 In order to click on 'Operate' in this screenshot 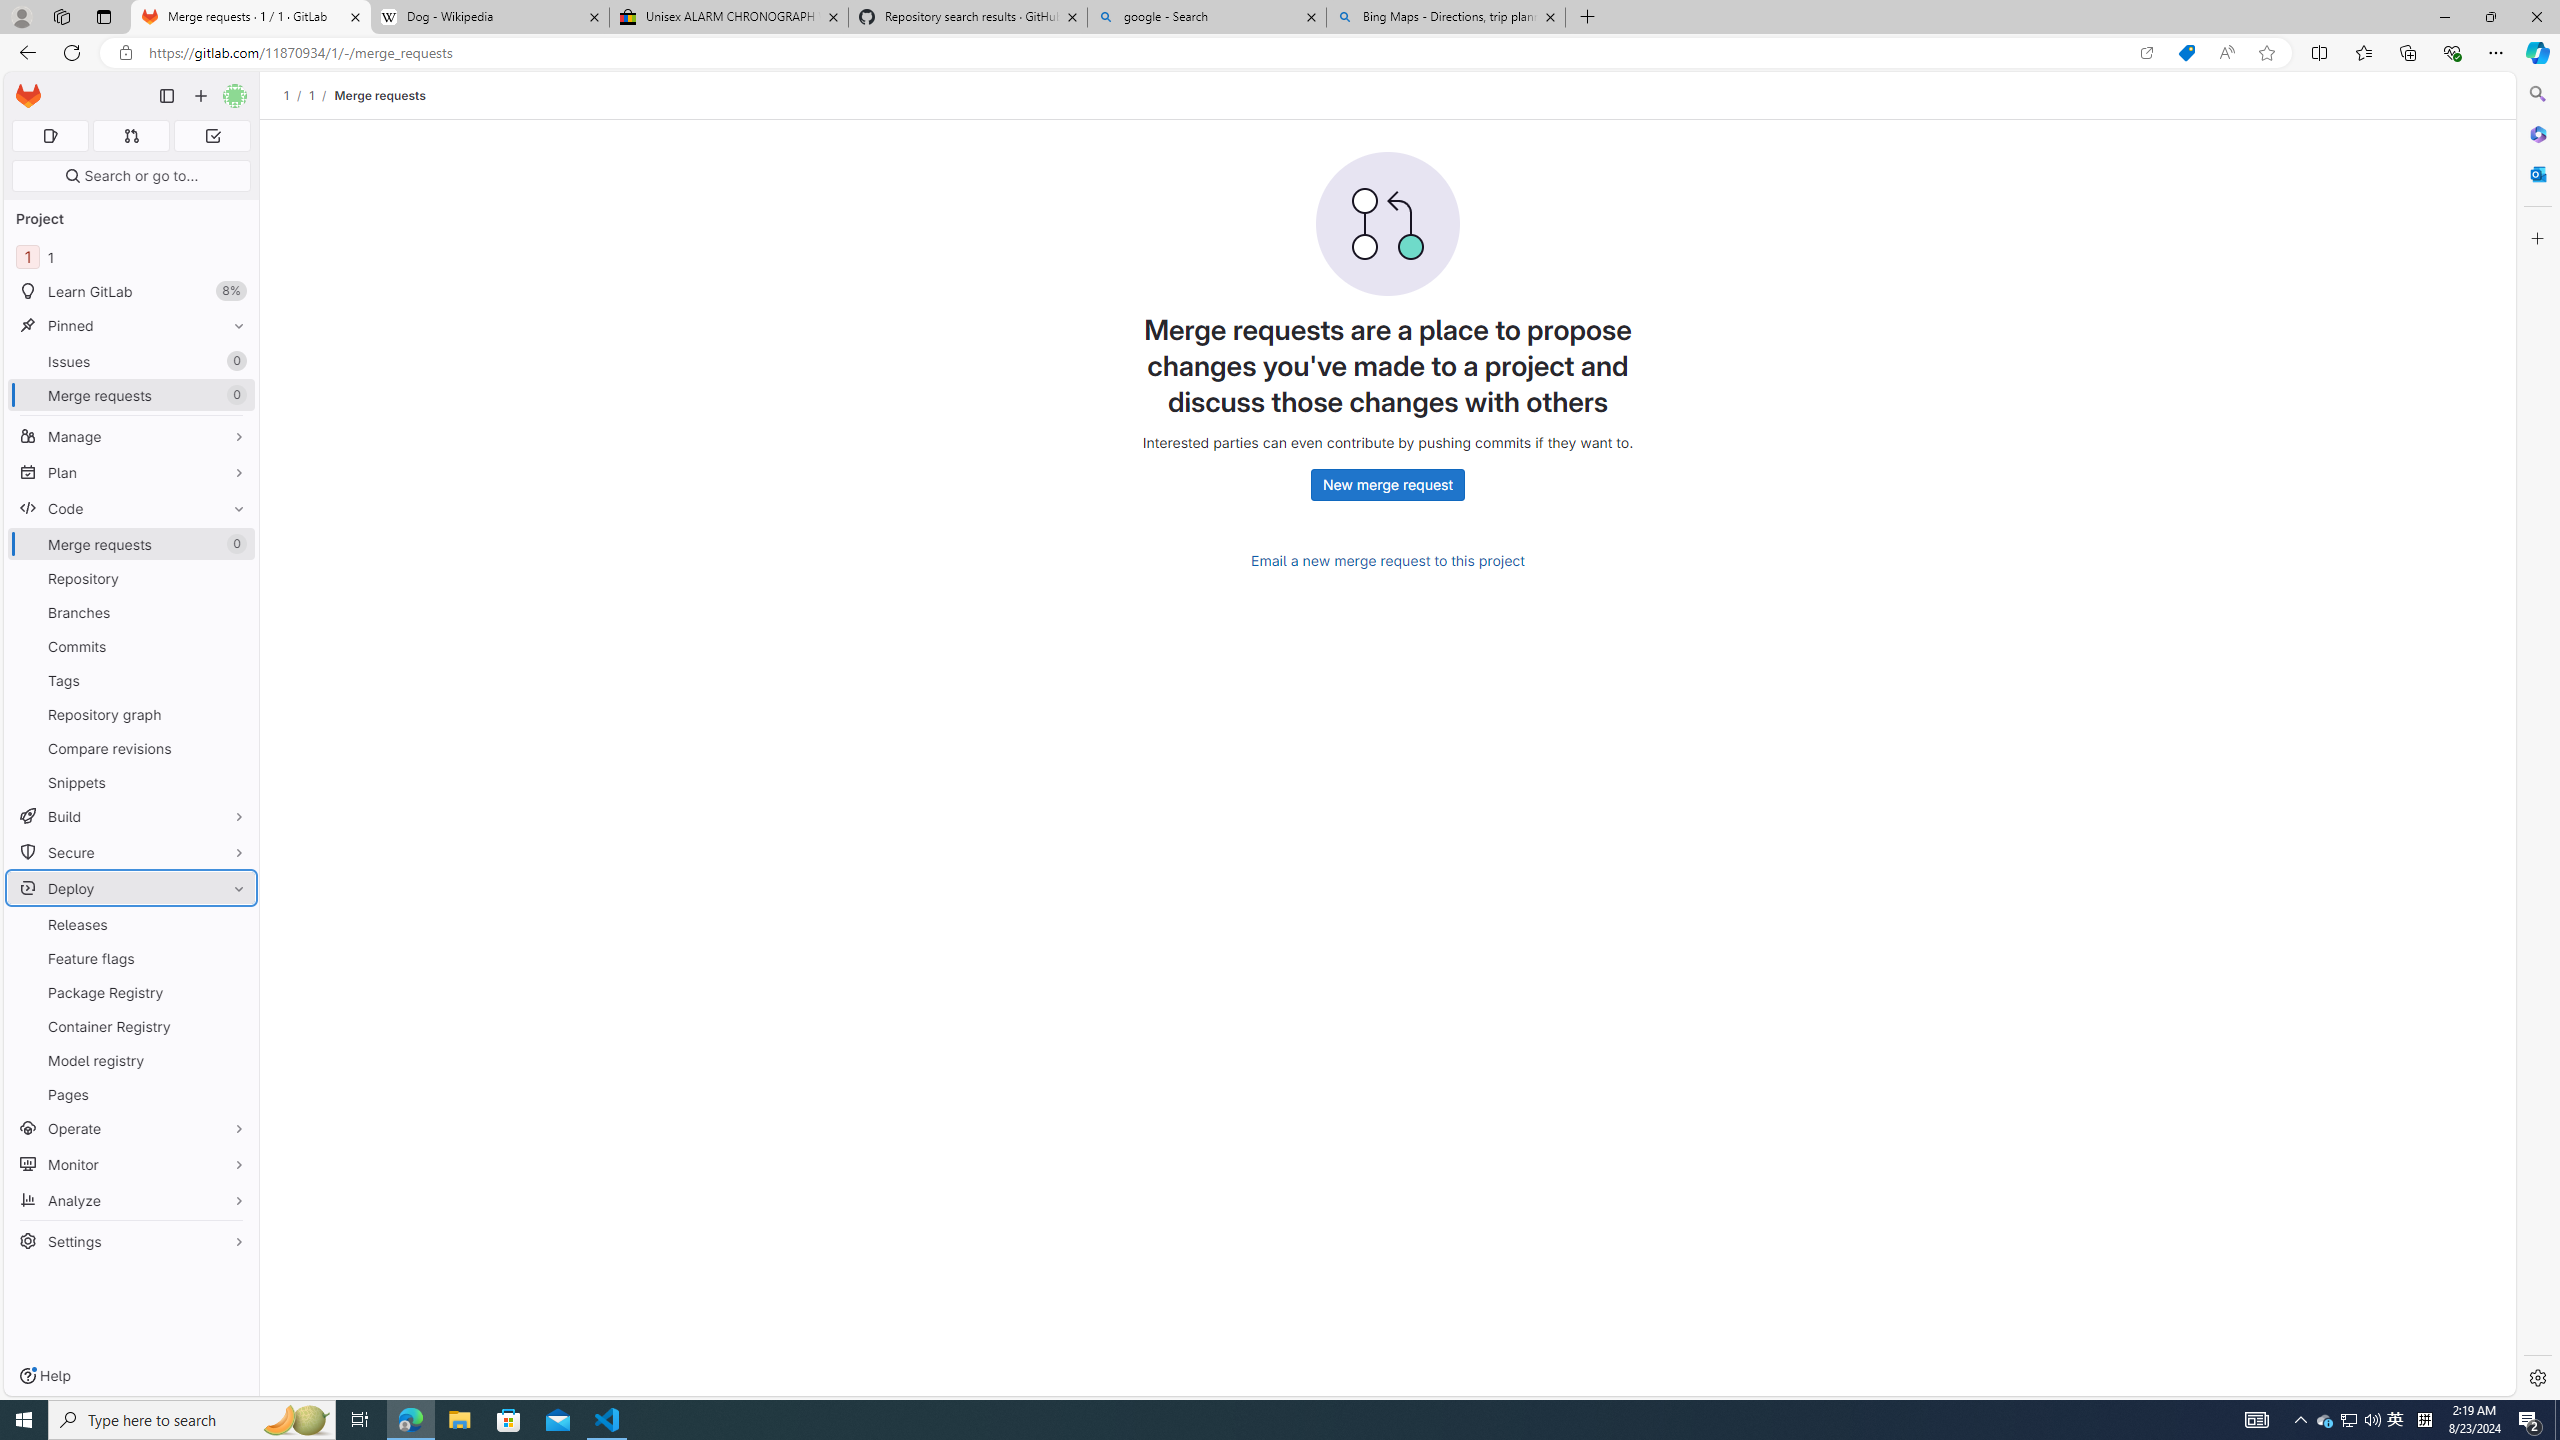, I will do `click(130, 1127)`.